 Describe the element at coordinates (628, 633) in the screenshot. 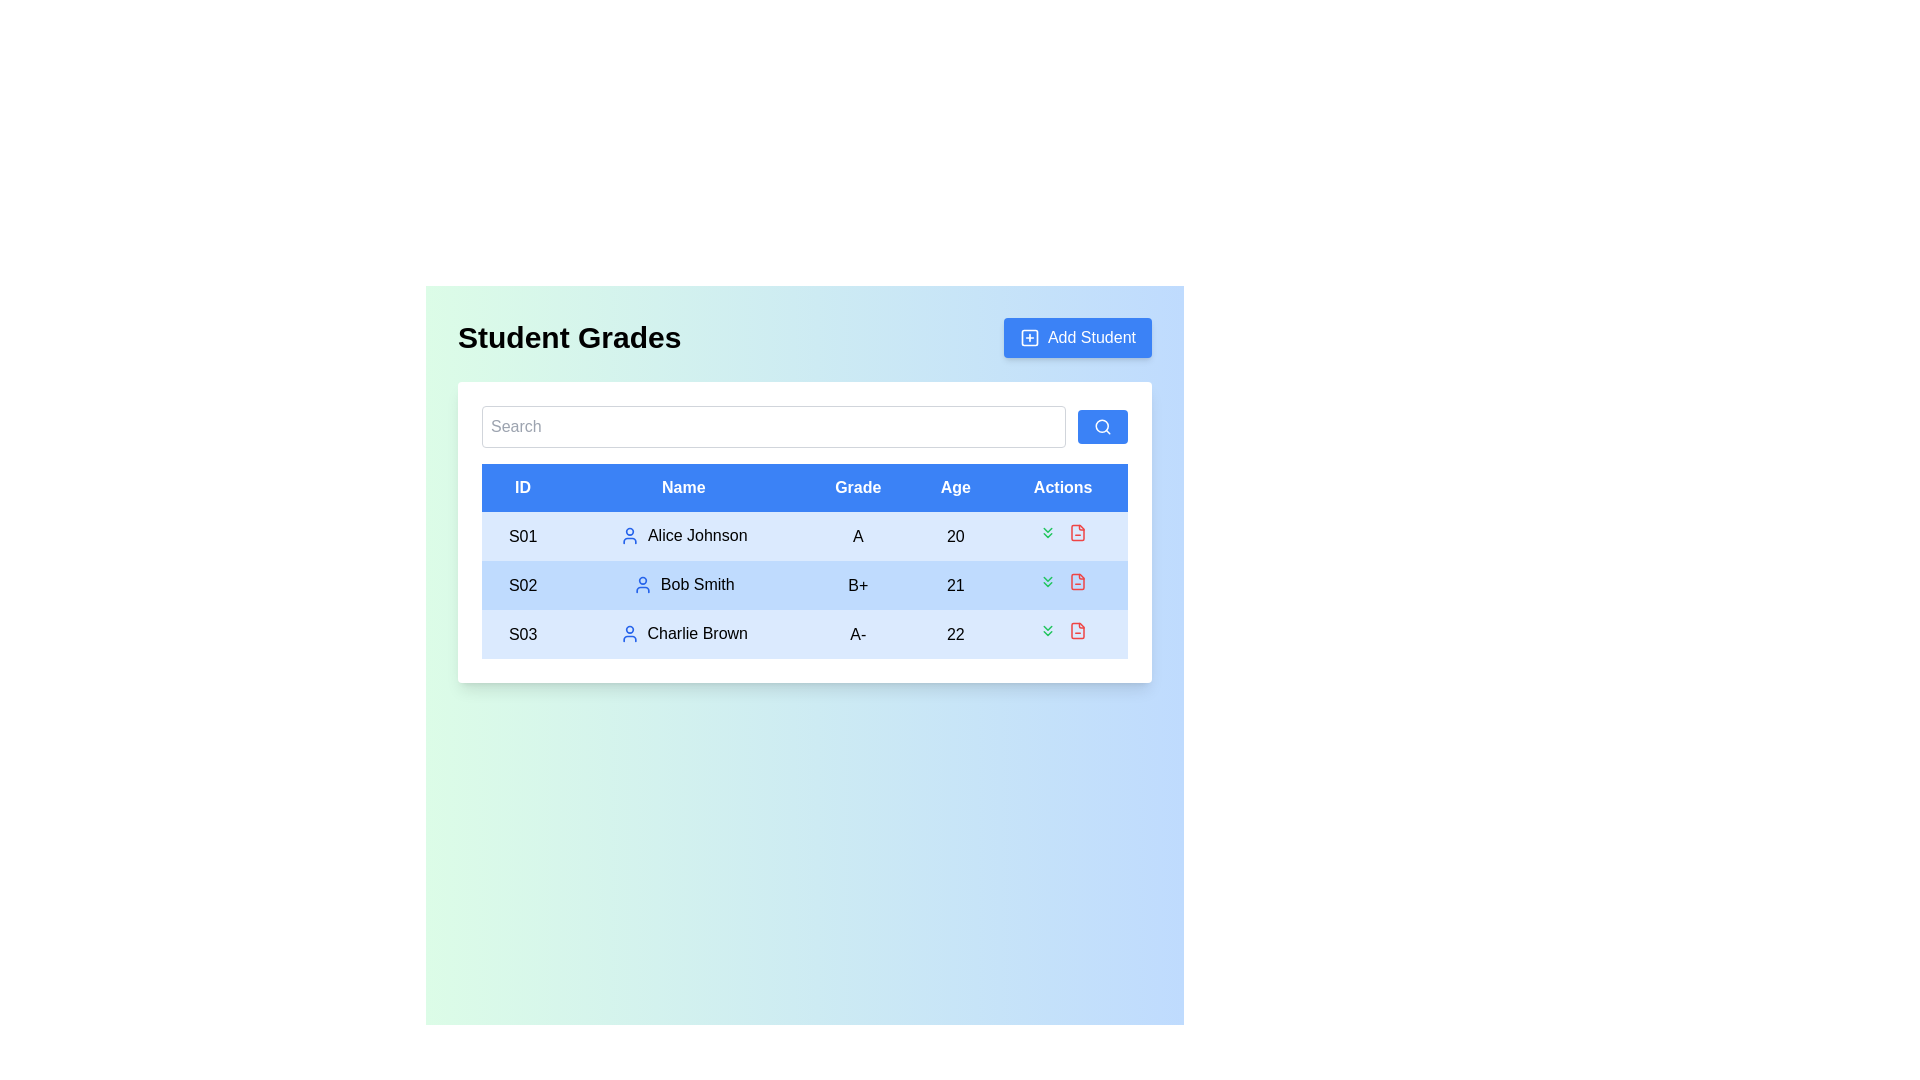

I see `the Icon representing 'Charlie Brown' located in the third row of the table, to the left of the text 'Charlie Brown'` at that location.